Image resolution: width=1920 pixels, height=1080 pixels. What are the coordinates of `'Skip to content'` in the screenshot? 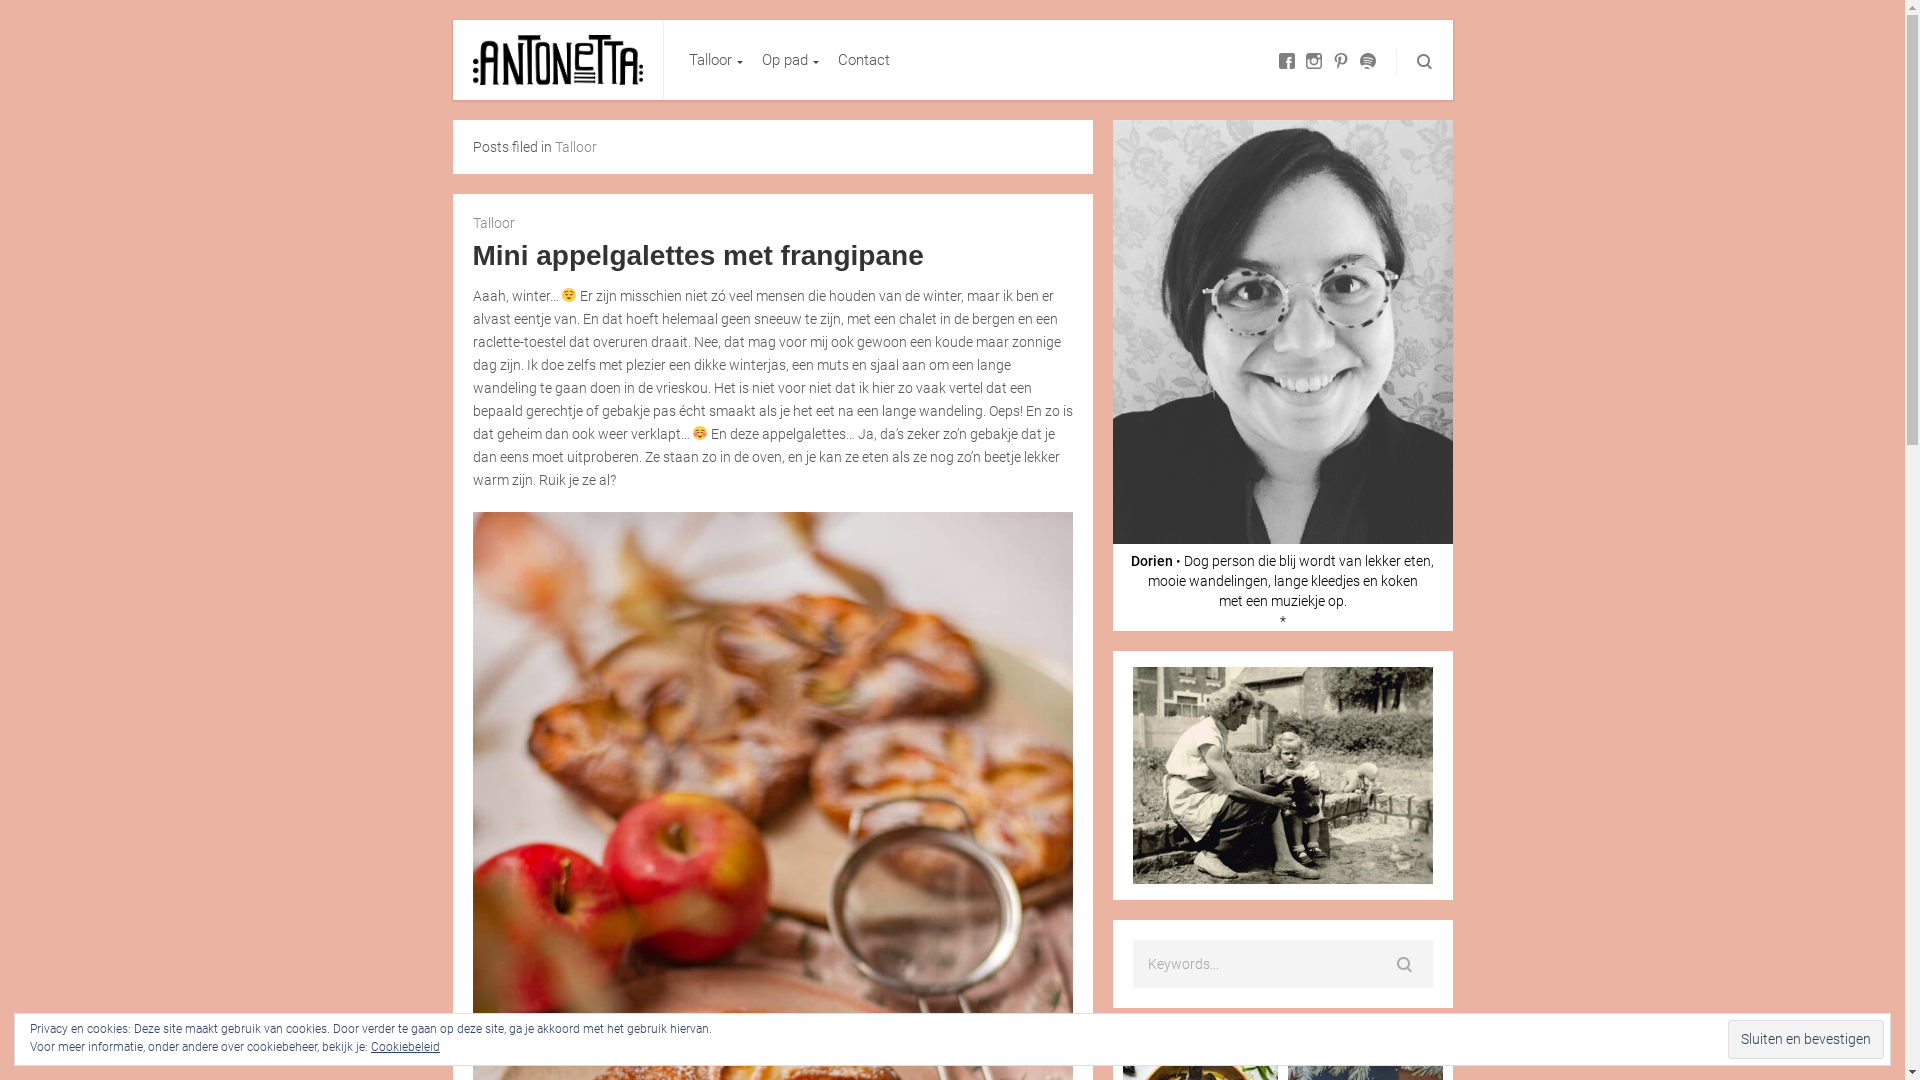 It's located at (663, 19).